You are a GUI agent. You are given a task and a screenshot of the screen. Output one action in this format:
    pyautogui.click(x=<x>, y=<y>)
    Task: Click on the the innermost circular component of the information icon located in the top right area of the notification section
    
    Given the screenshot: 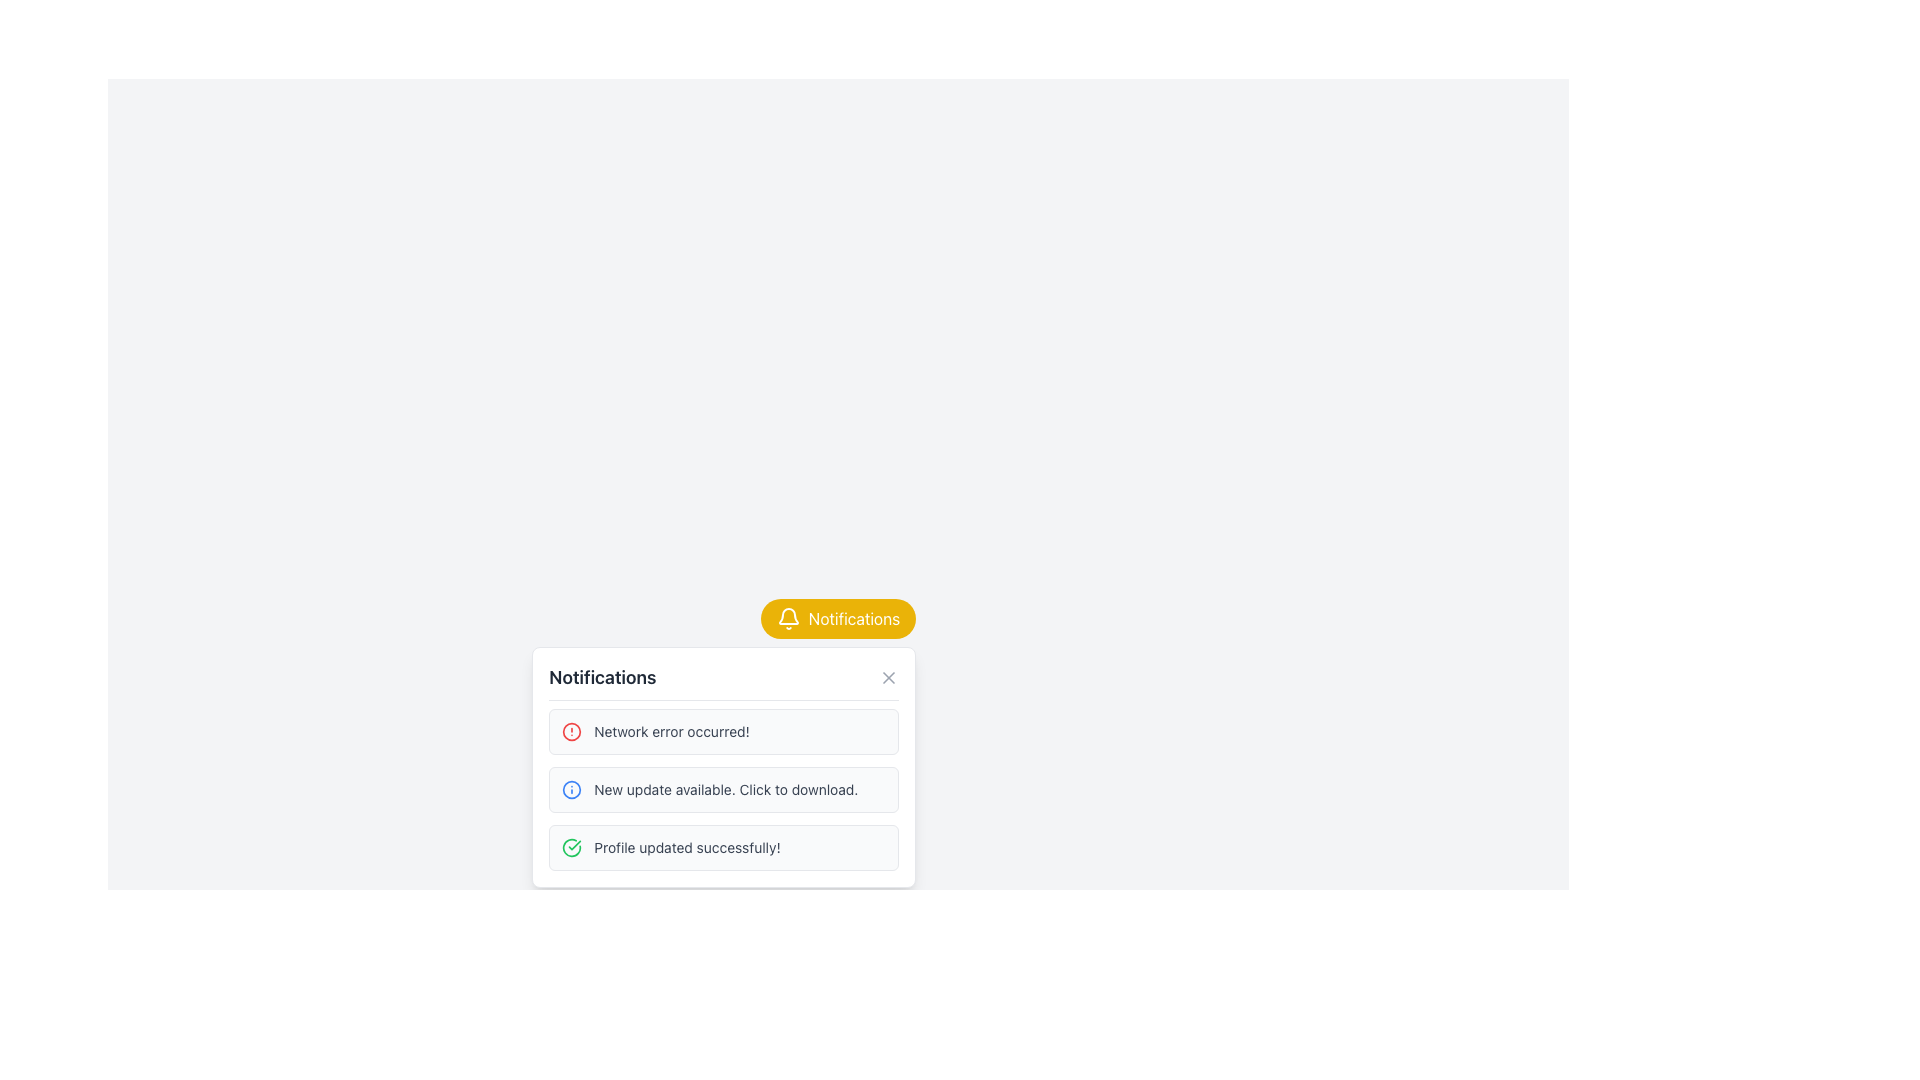 What is the action you would take?
    pyautogui.click(x=571, y=789)
    